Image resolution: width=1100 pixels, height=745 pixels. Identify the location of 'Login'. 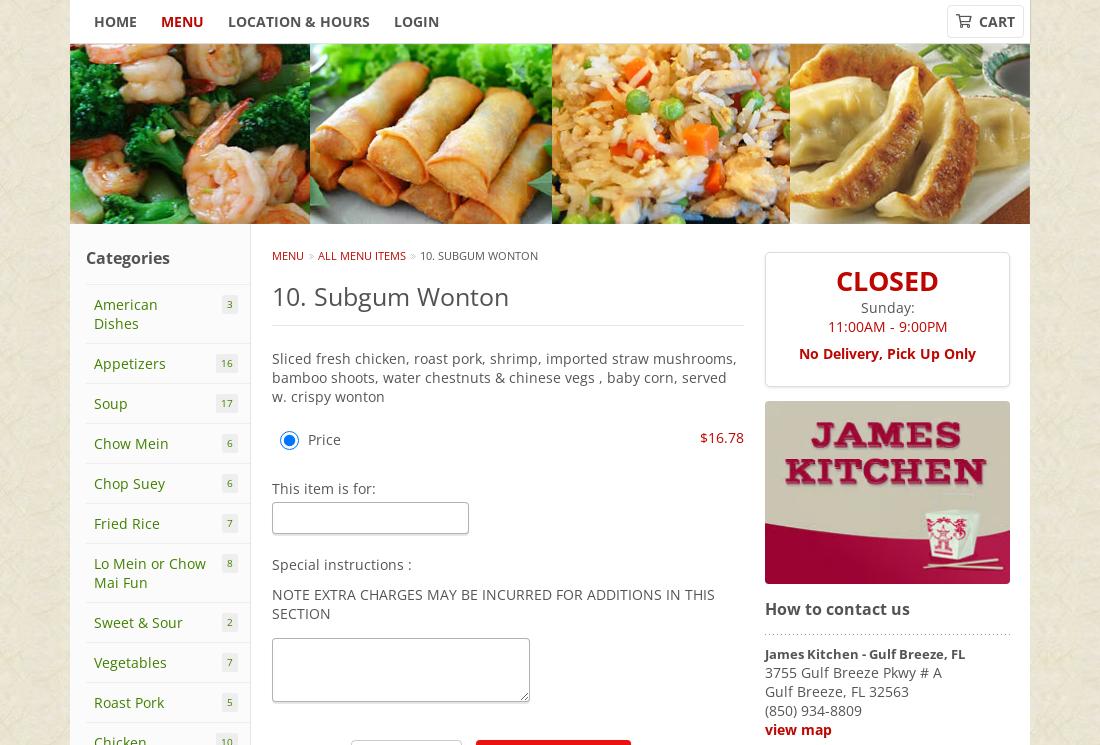
(415, 21).